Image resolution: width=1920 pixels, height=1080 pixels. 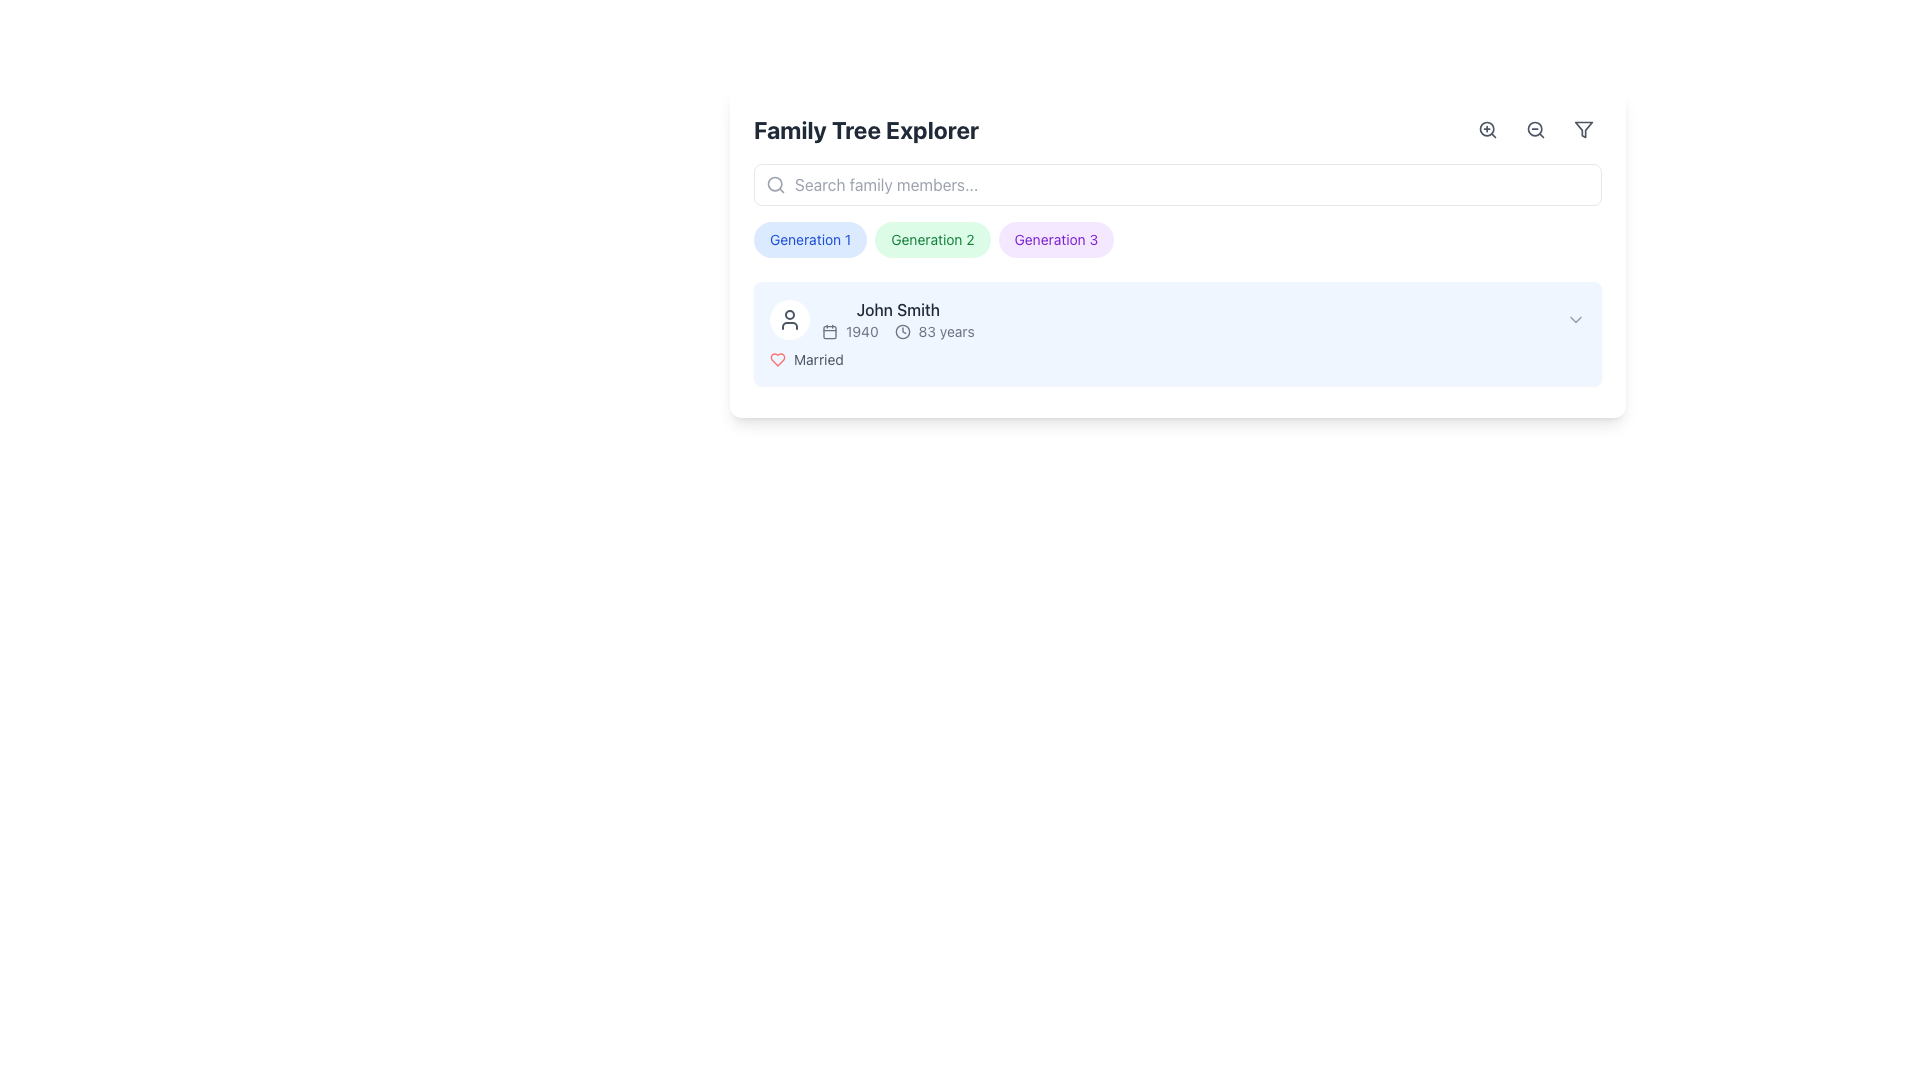 What do you see at coordinates (776, 358) in the screenshot?
I see `the heart icon located near the lower-left corner of the 'Married' label` at bounding box center [776, 358].